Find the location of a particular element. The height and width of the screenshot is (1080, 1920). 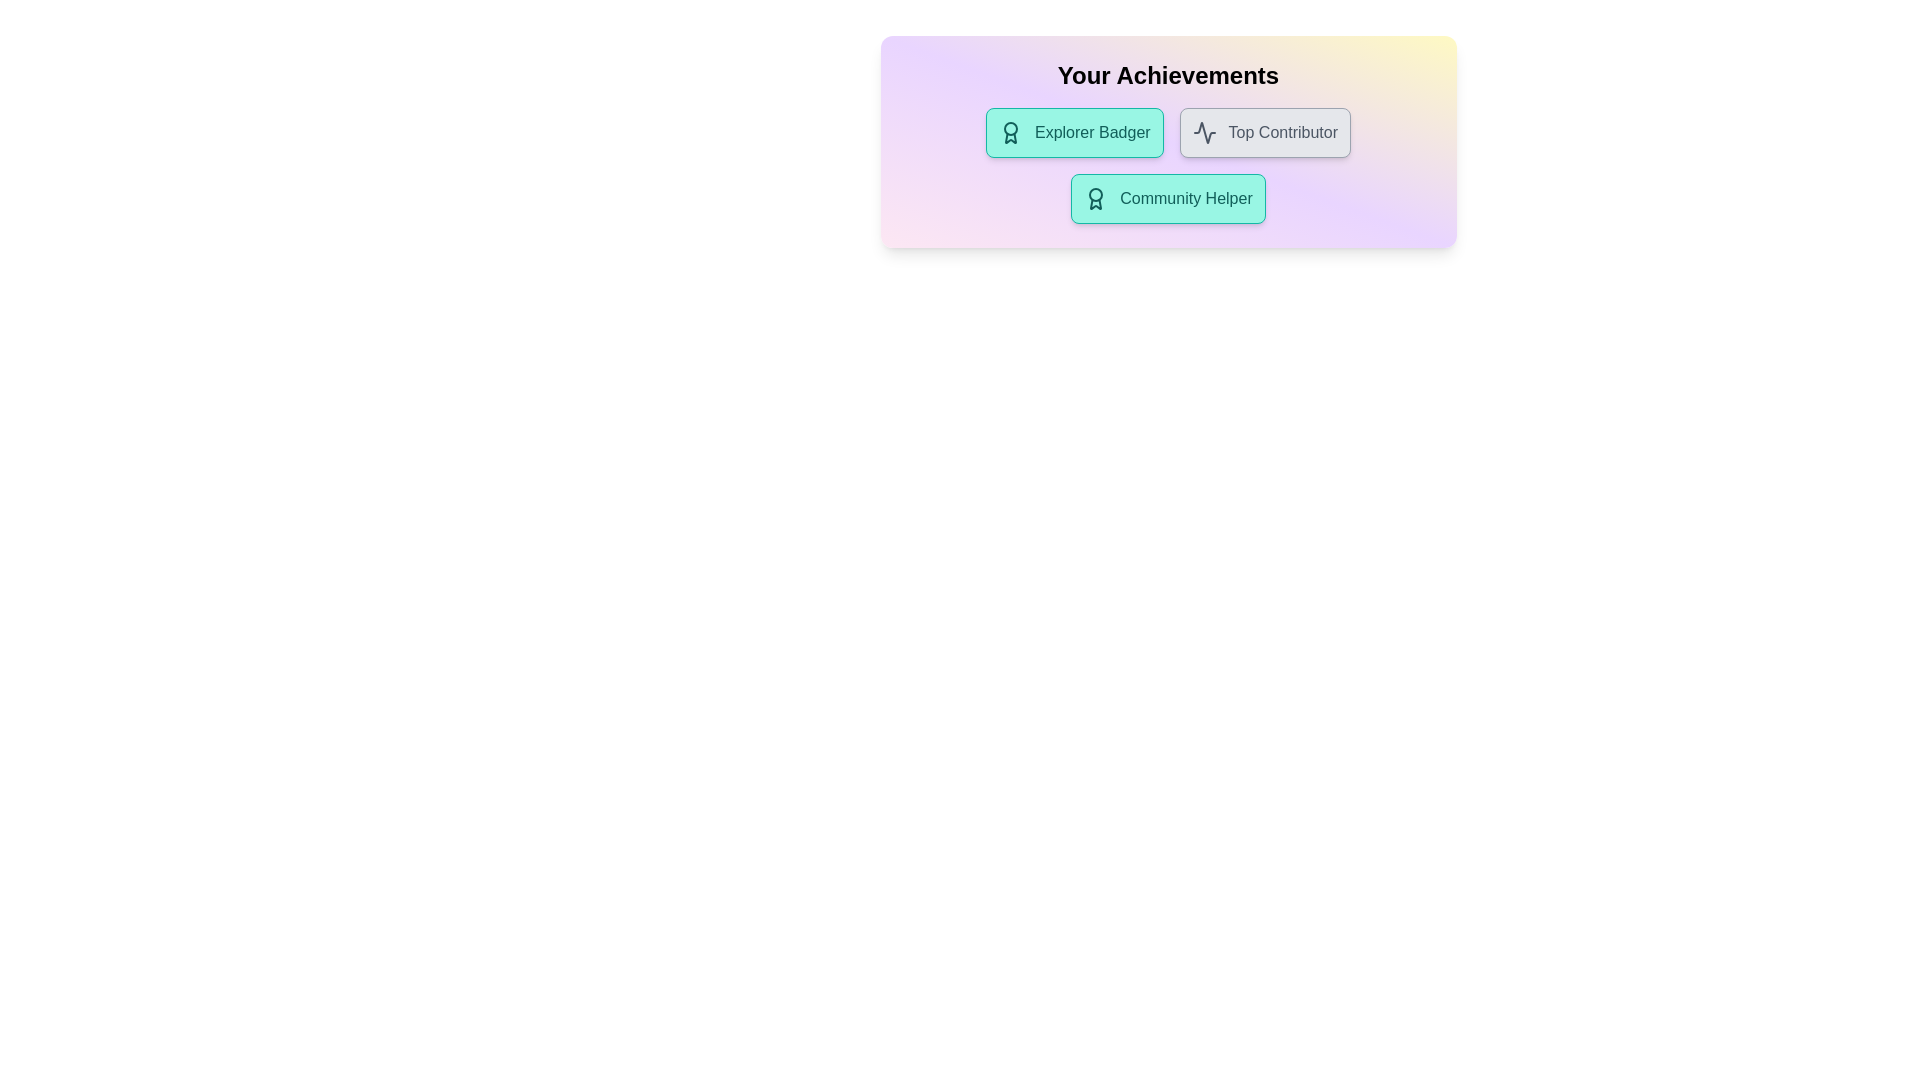

the achievement chip labeled 'Top Contributor' to see its hover effect is located at coordinates (1264, 132).